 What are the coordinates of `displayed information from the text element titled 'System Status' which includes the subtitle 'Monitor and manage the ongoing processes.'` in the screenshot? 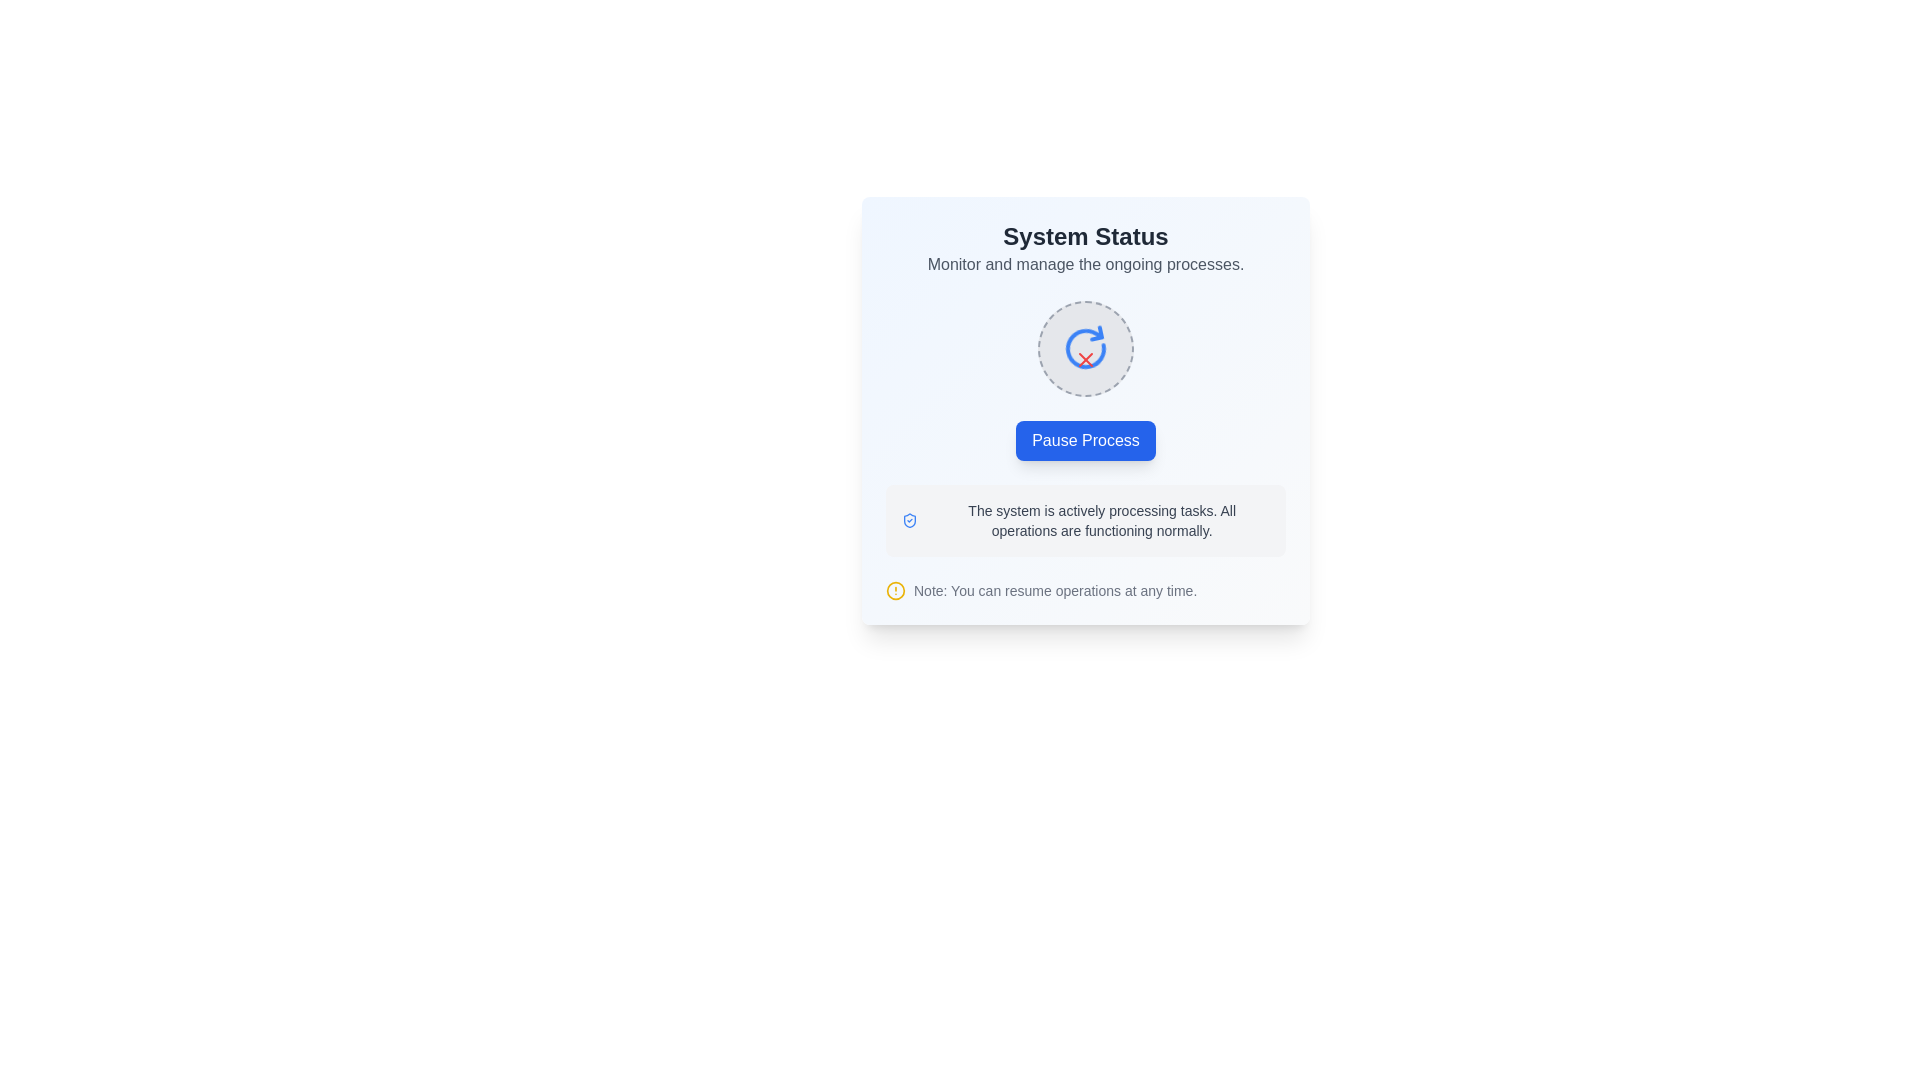 It's located at (1084, 248).